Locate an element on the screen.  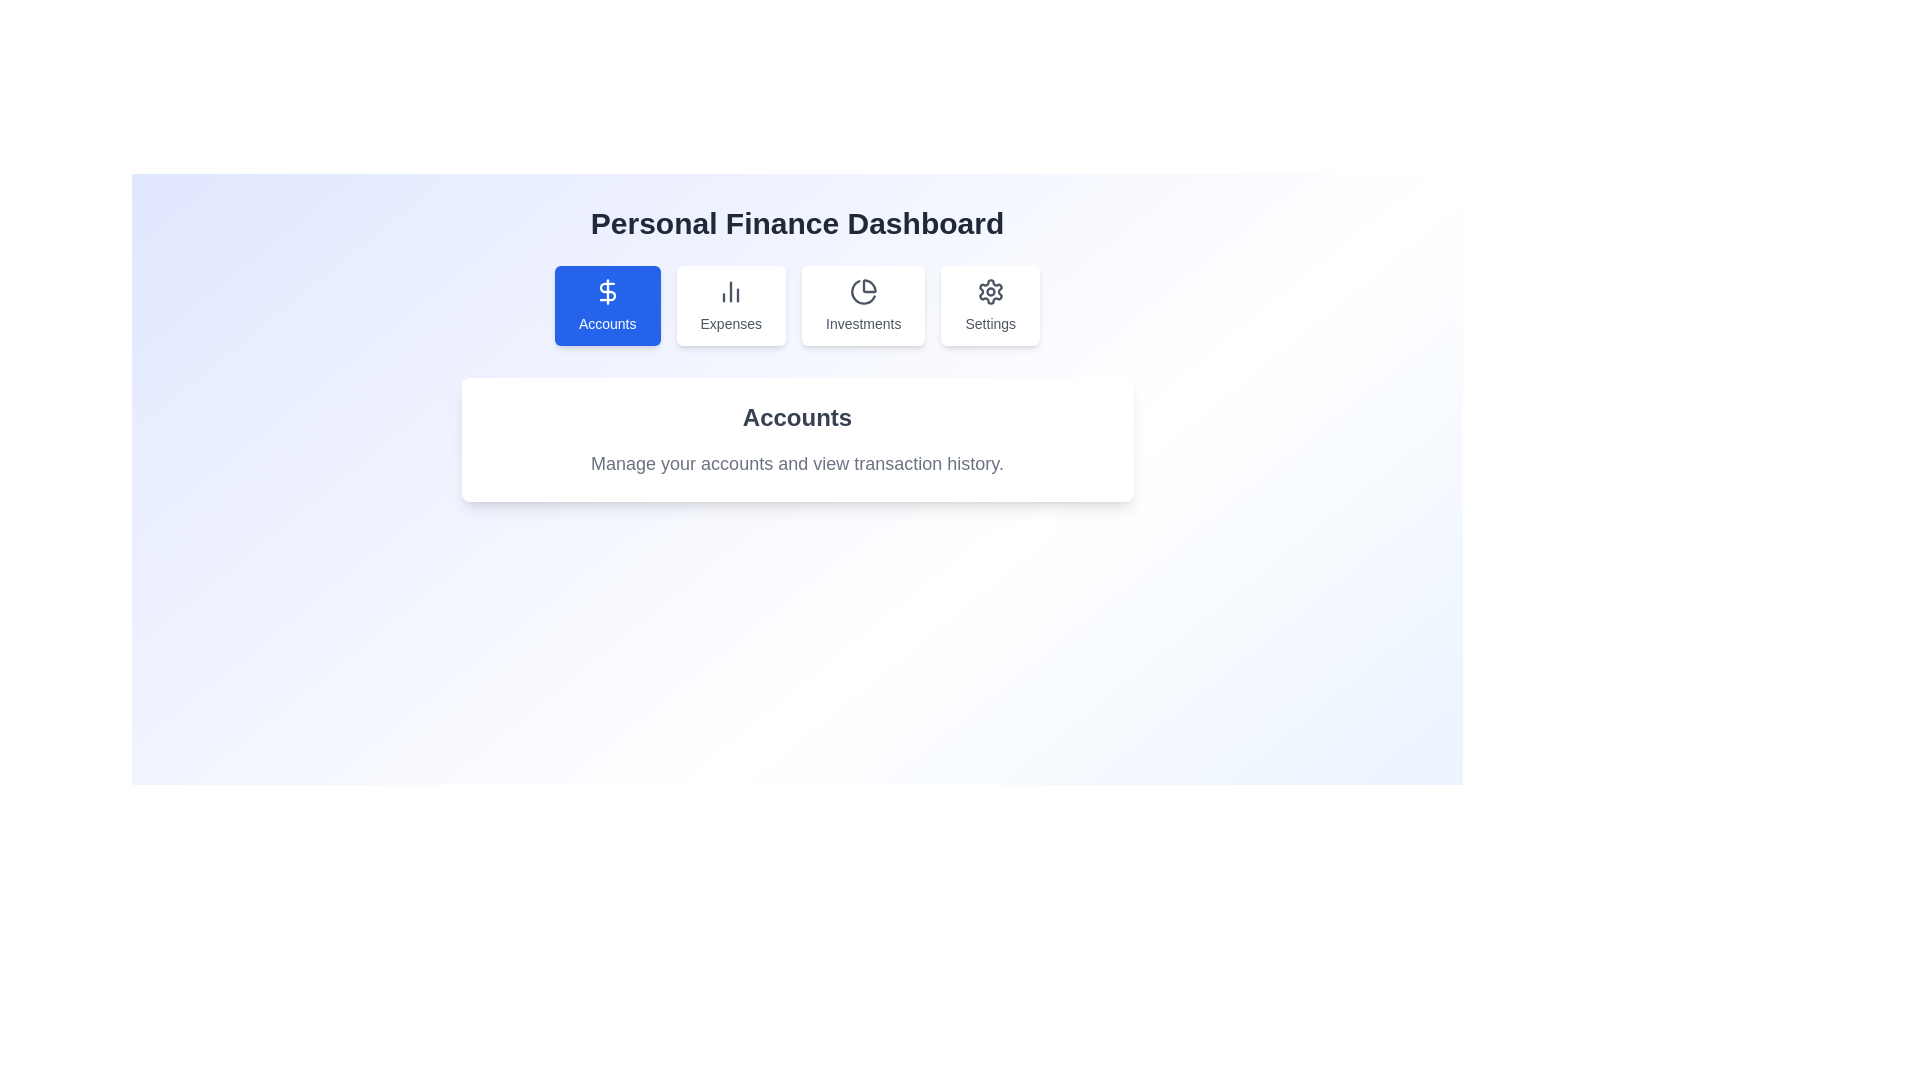
the 'Settings' button, which is the fourth button from the left in the horizontal list of buttons labeled 'Accounts,' 'Expenses,' 'Investments,' and 'Settings' is located at coordinates (990, 305).